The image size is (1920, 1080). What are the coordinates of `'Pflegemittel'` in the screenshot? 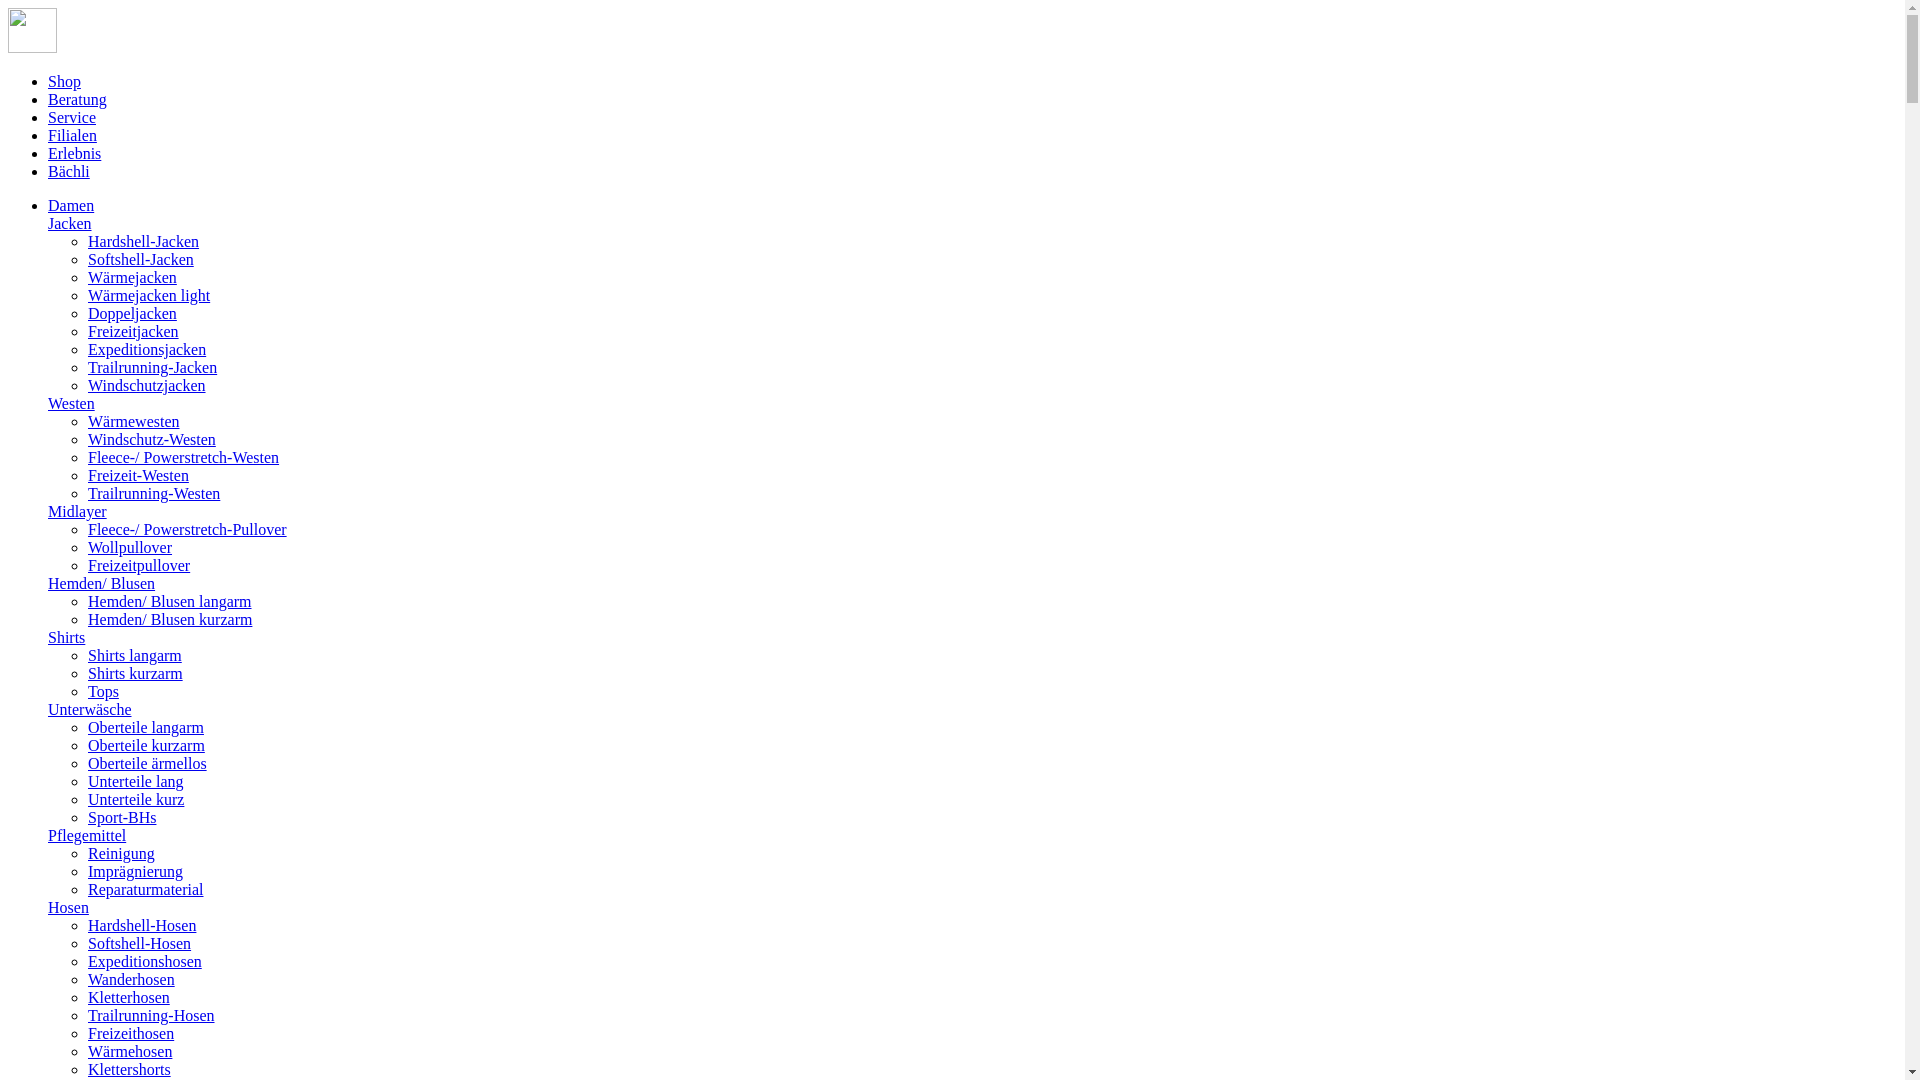 It's located at (85, 835).